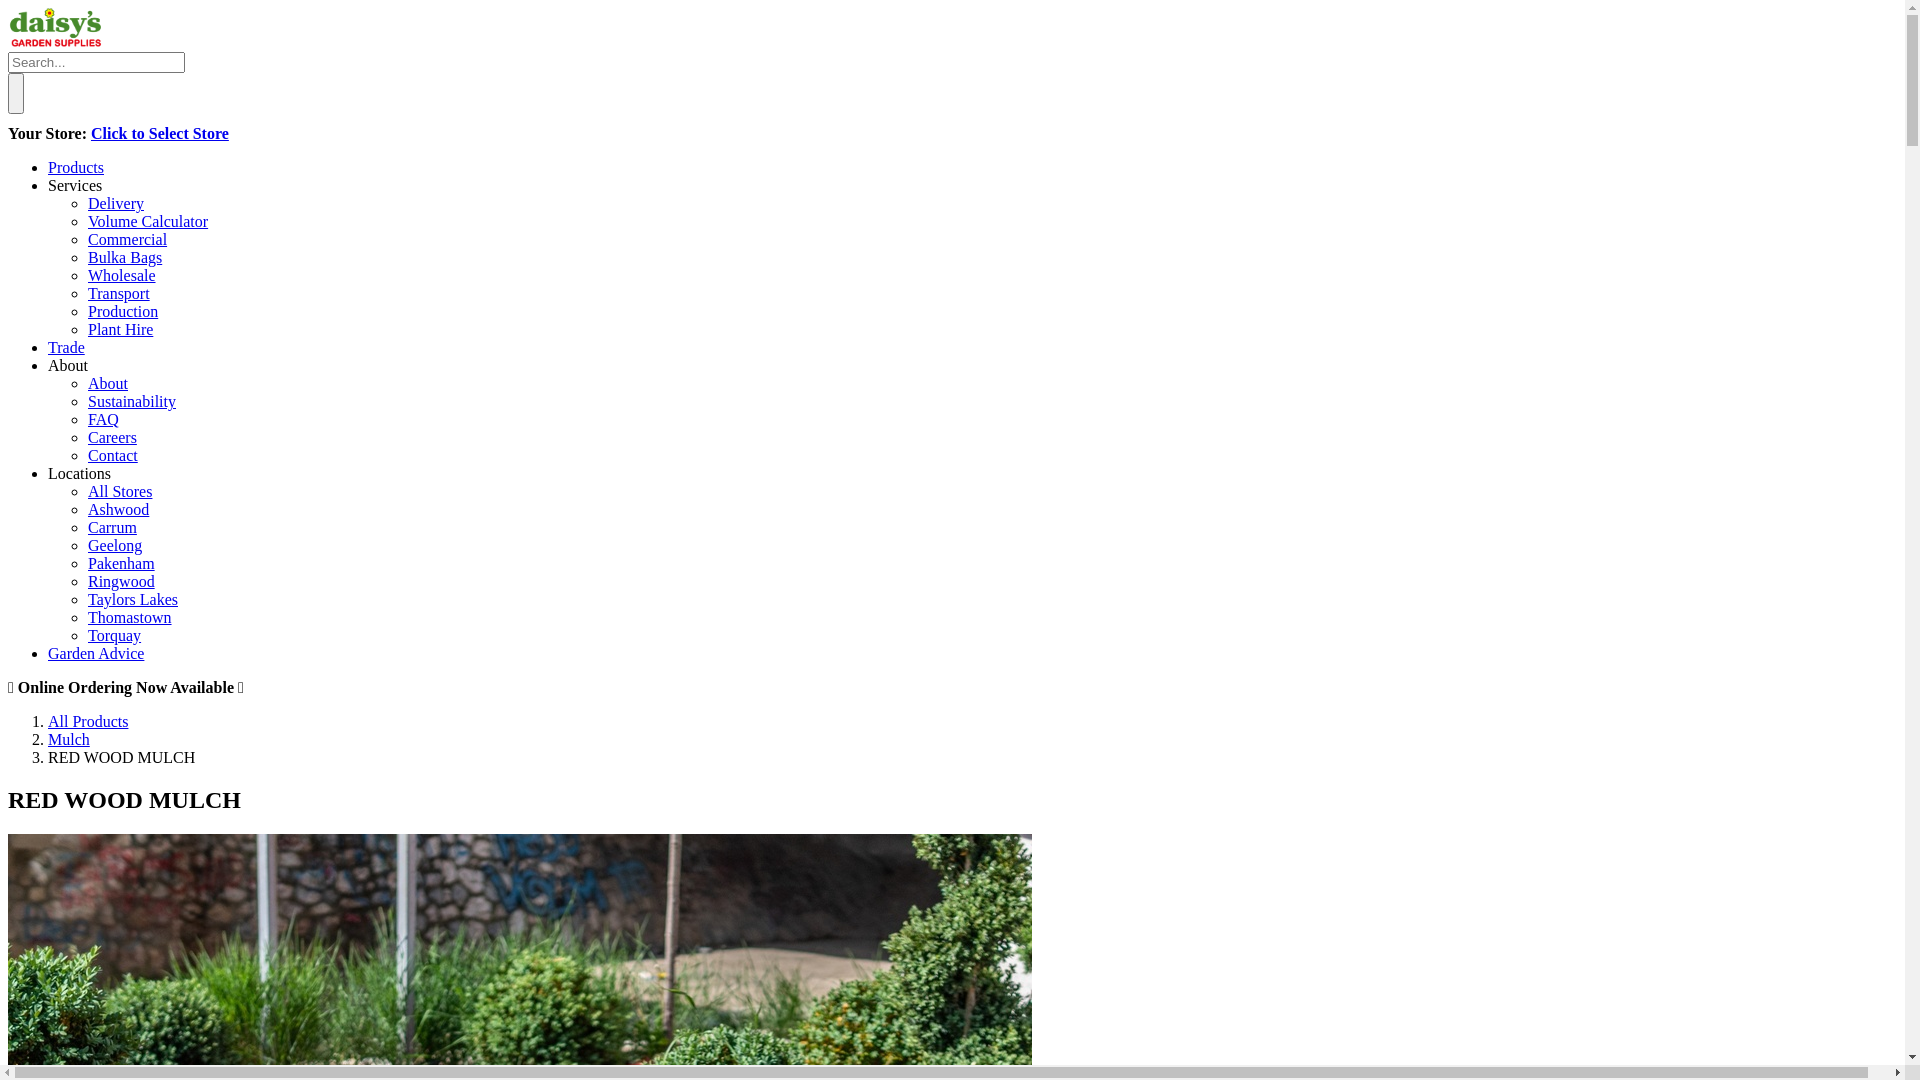  I want to click on 'Garden Advice', so click(48, 653).